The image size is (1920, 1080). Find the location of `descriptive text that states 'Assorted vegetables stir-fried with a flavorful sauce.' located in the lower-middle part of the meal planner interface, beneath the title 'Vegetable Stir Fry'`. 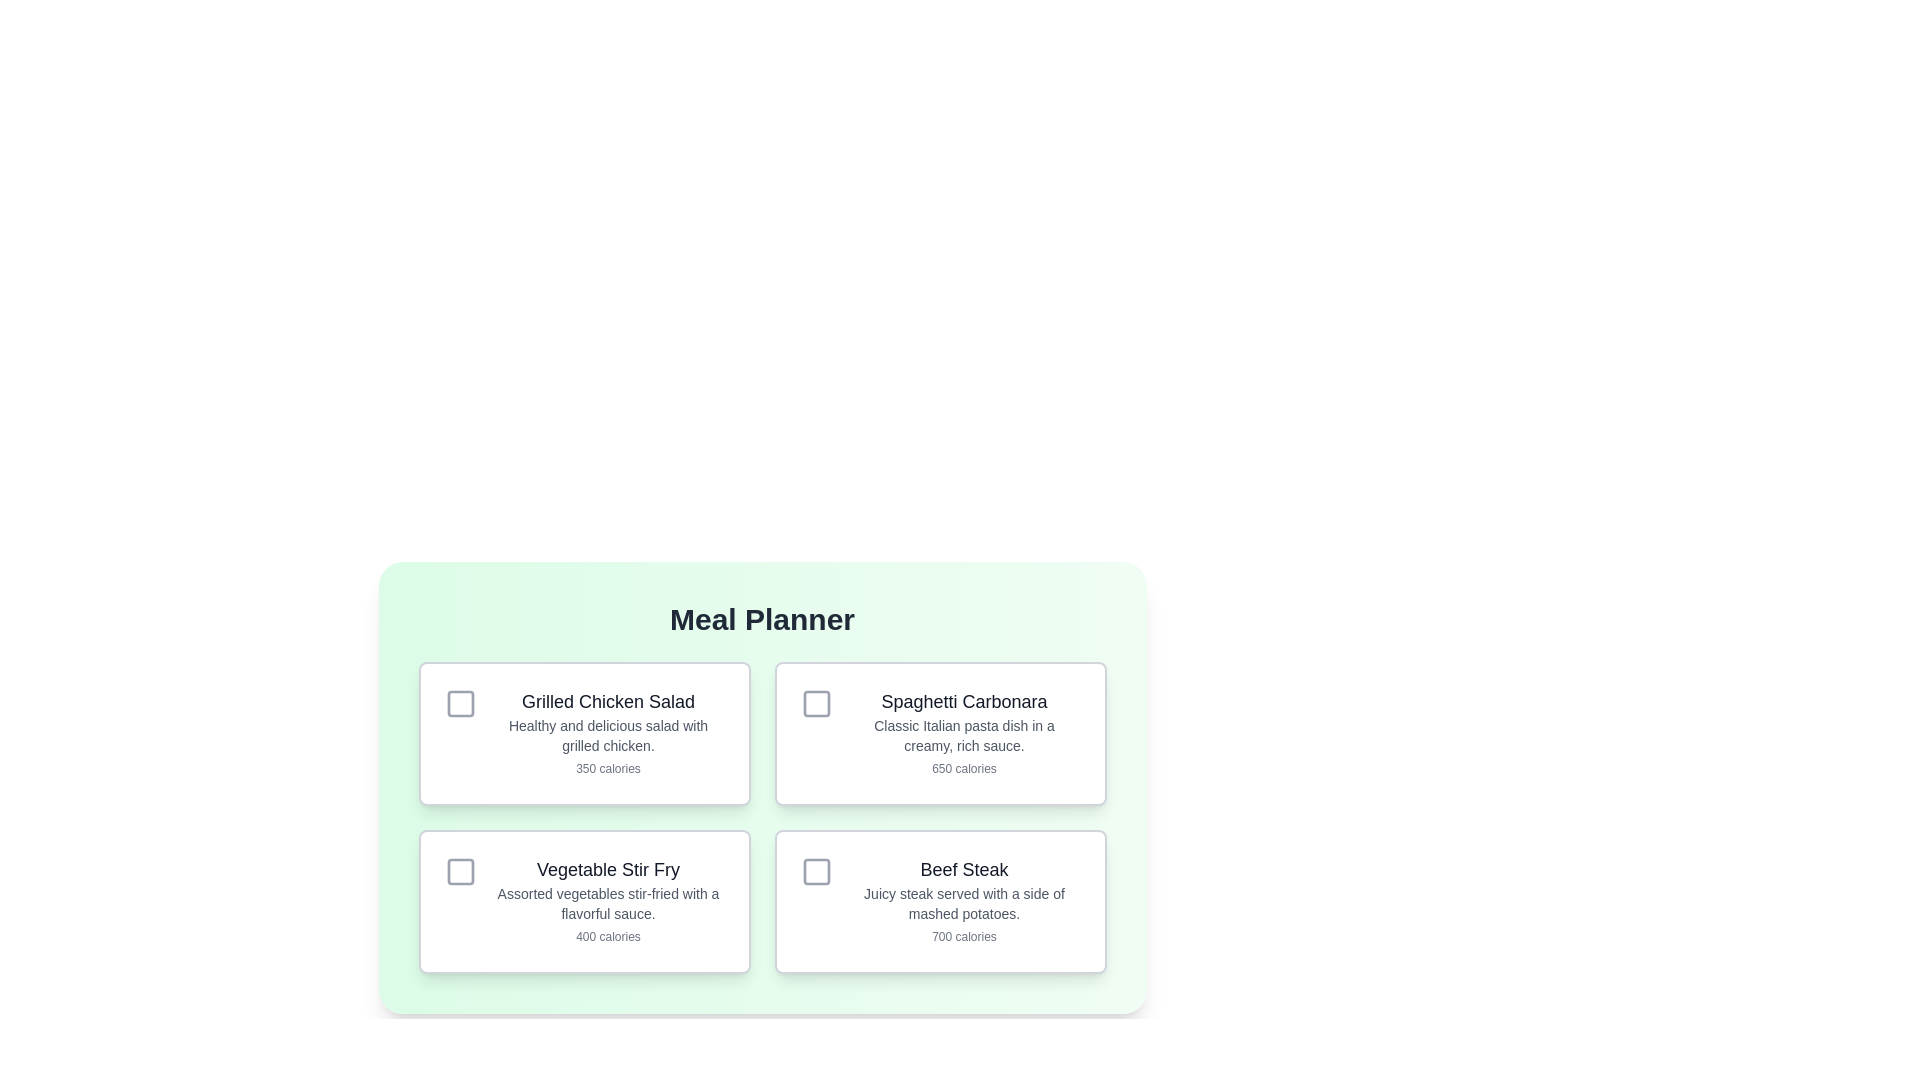

descriptive text that states 'Assorted vegetables stir-fried with a flavorful sauce.' located in the lower-middle part of the meal planner interface, beneath the title 'Vegetable Stir Fry' is located at coordinates (607, 903).